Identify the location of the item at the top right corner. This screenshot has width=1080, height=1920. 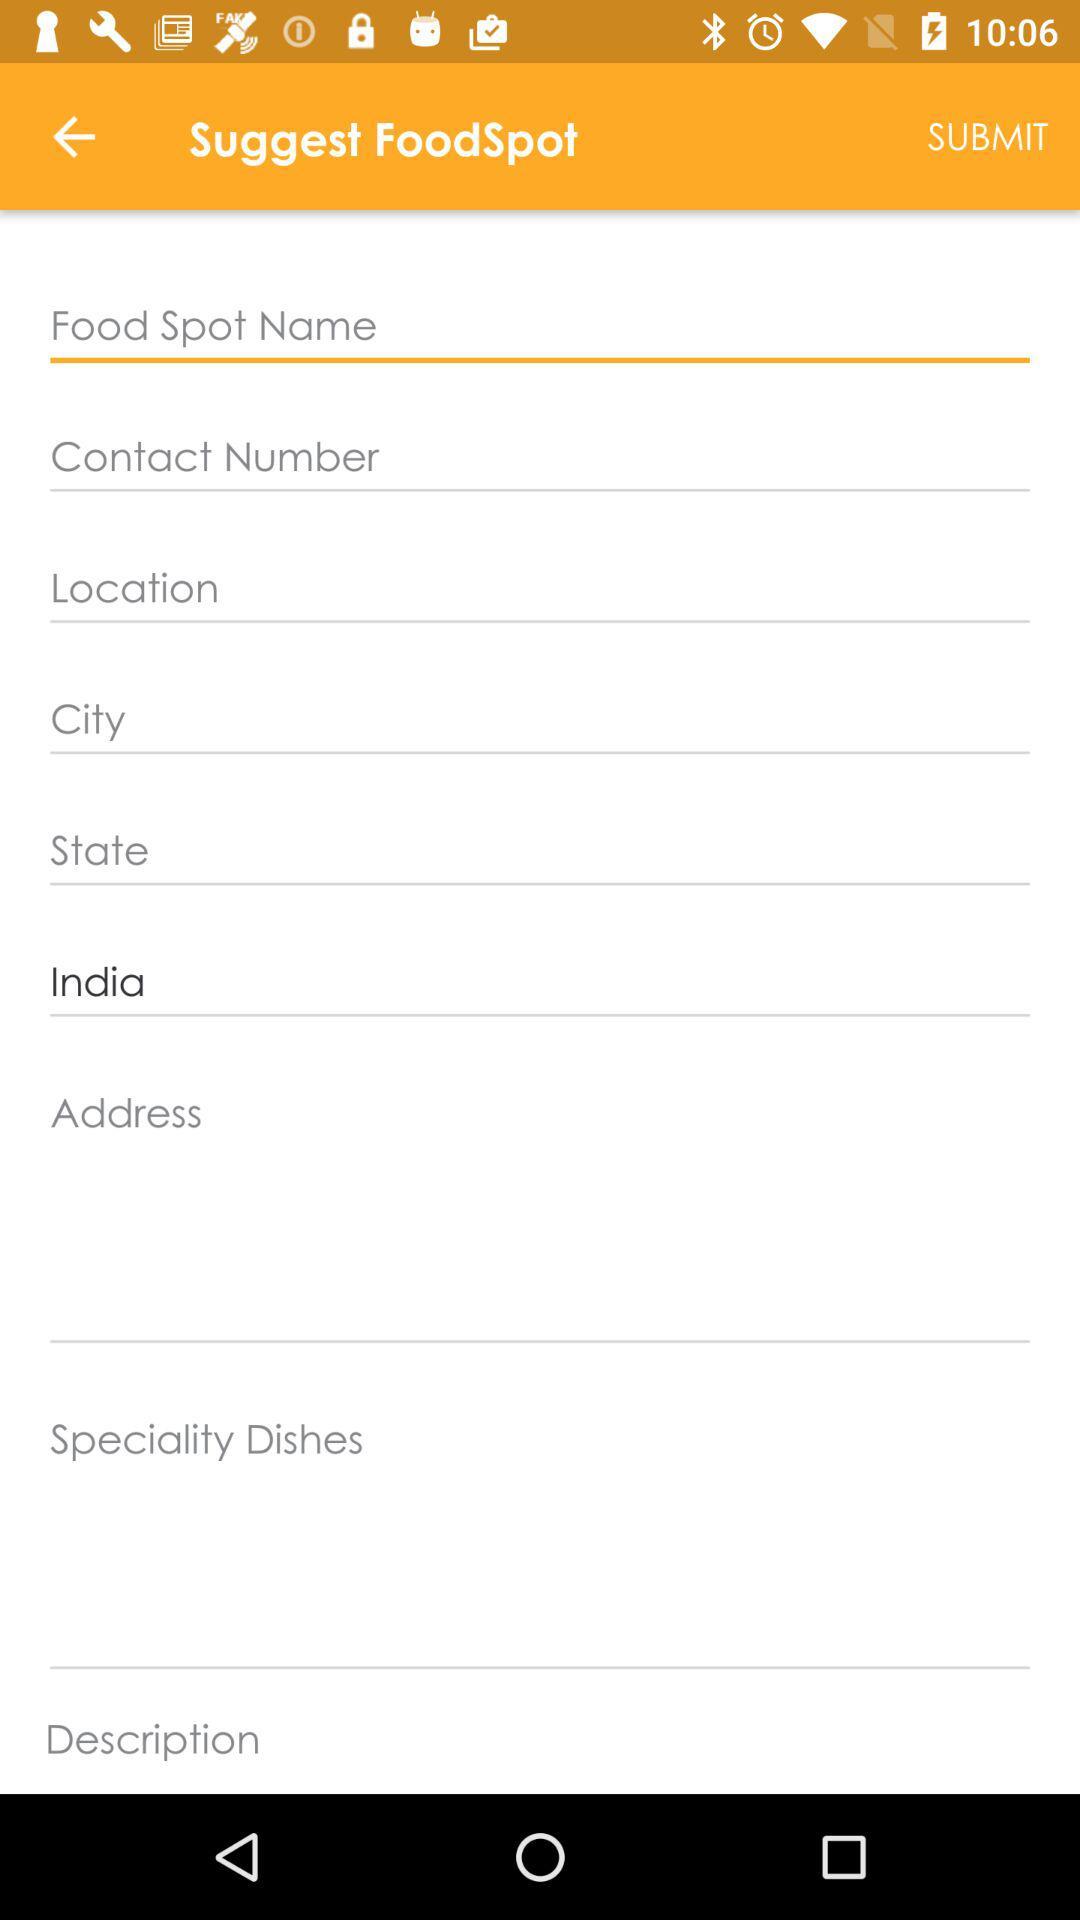
(987, 135).